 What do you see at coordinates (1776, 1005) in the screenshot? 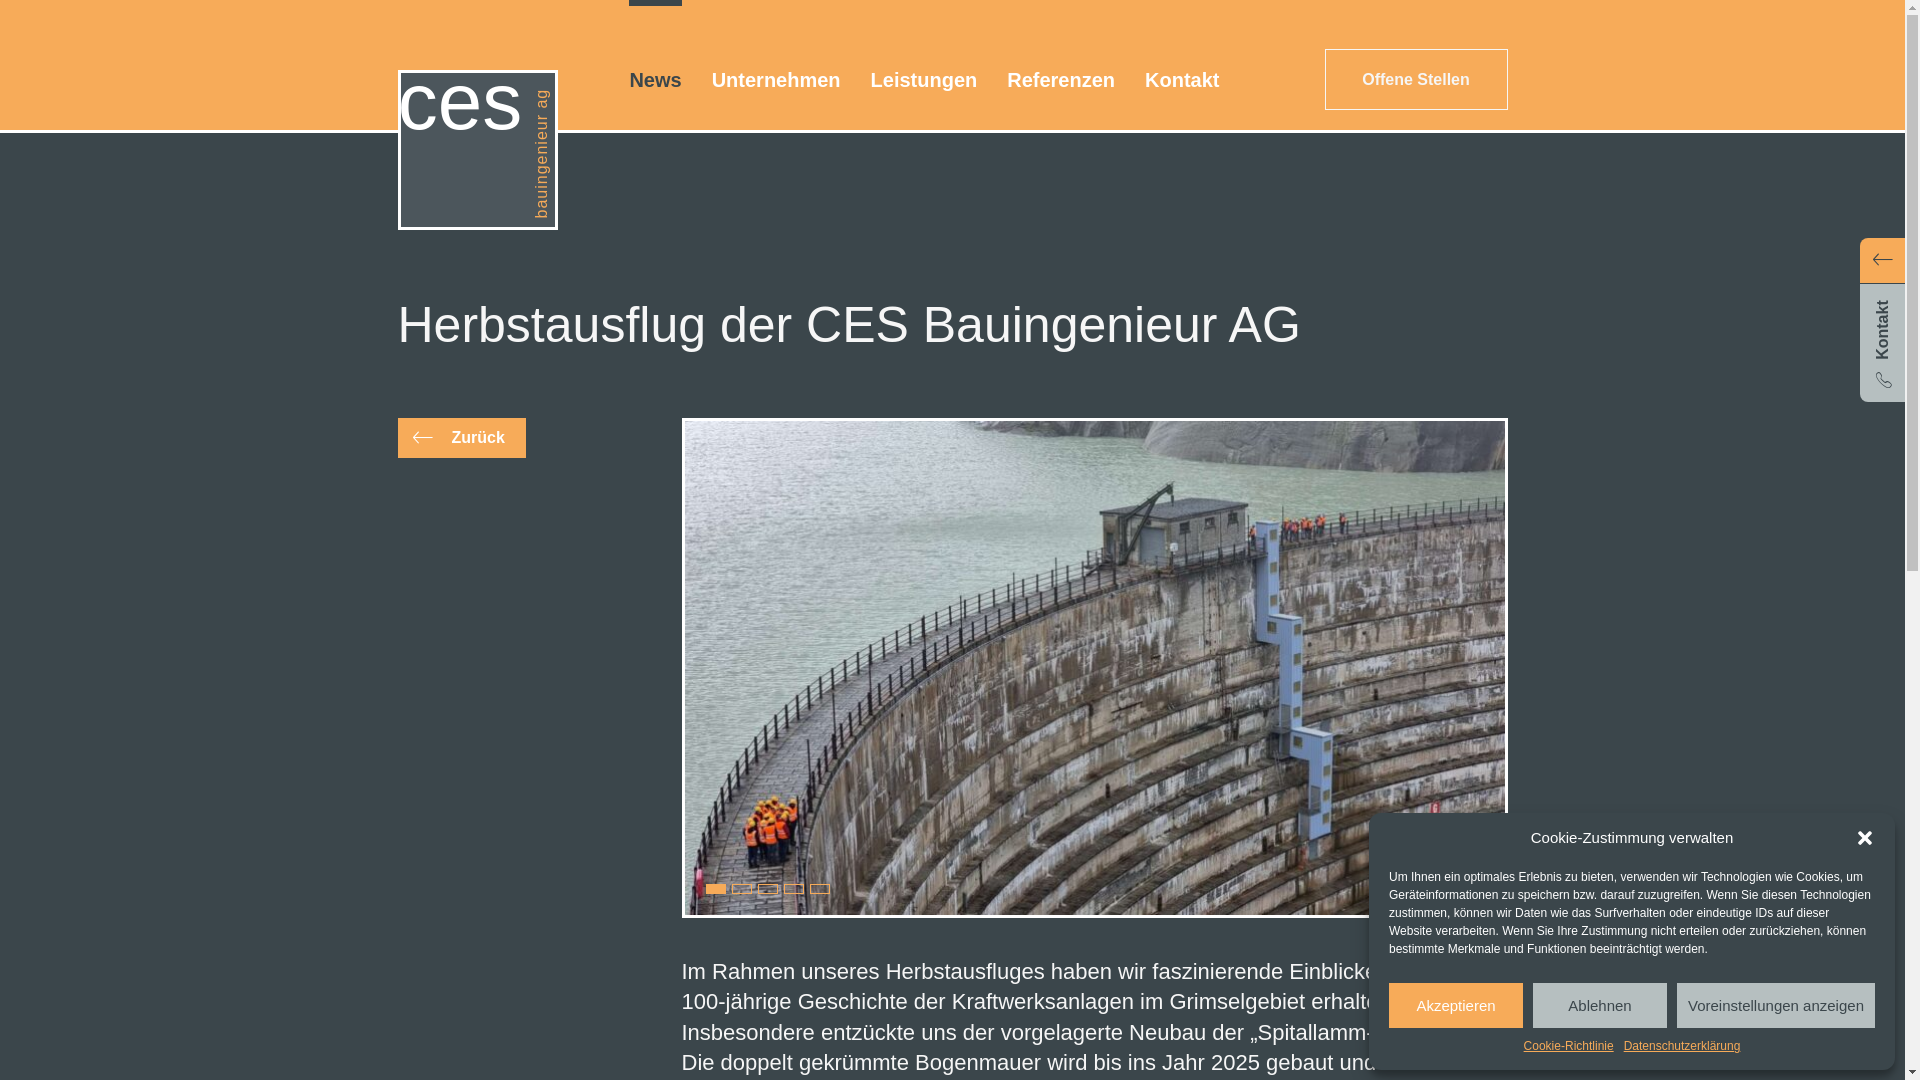
I see `'Voreinstellungen anzeigen'` at bounding box center [1776, 1005].